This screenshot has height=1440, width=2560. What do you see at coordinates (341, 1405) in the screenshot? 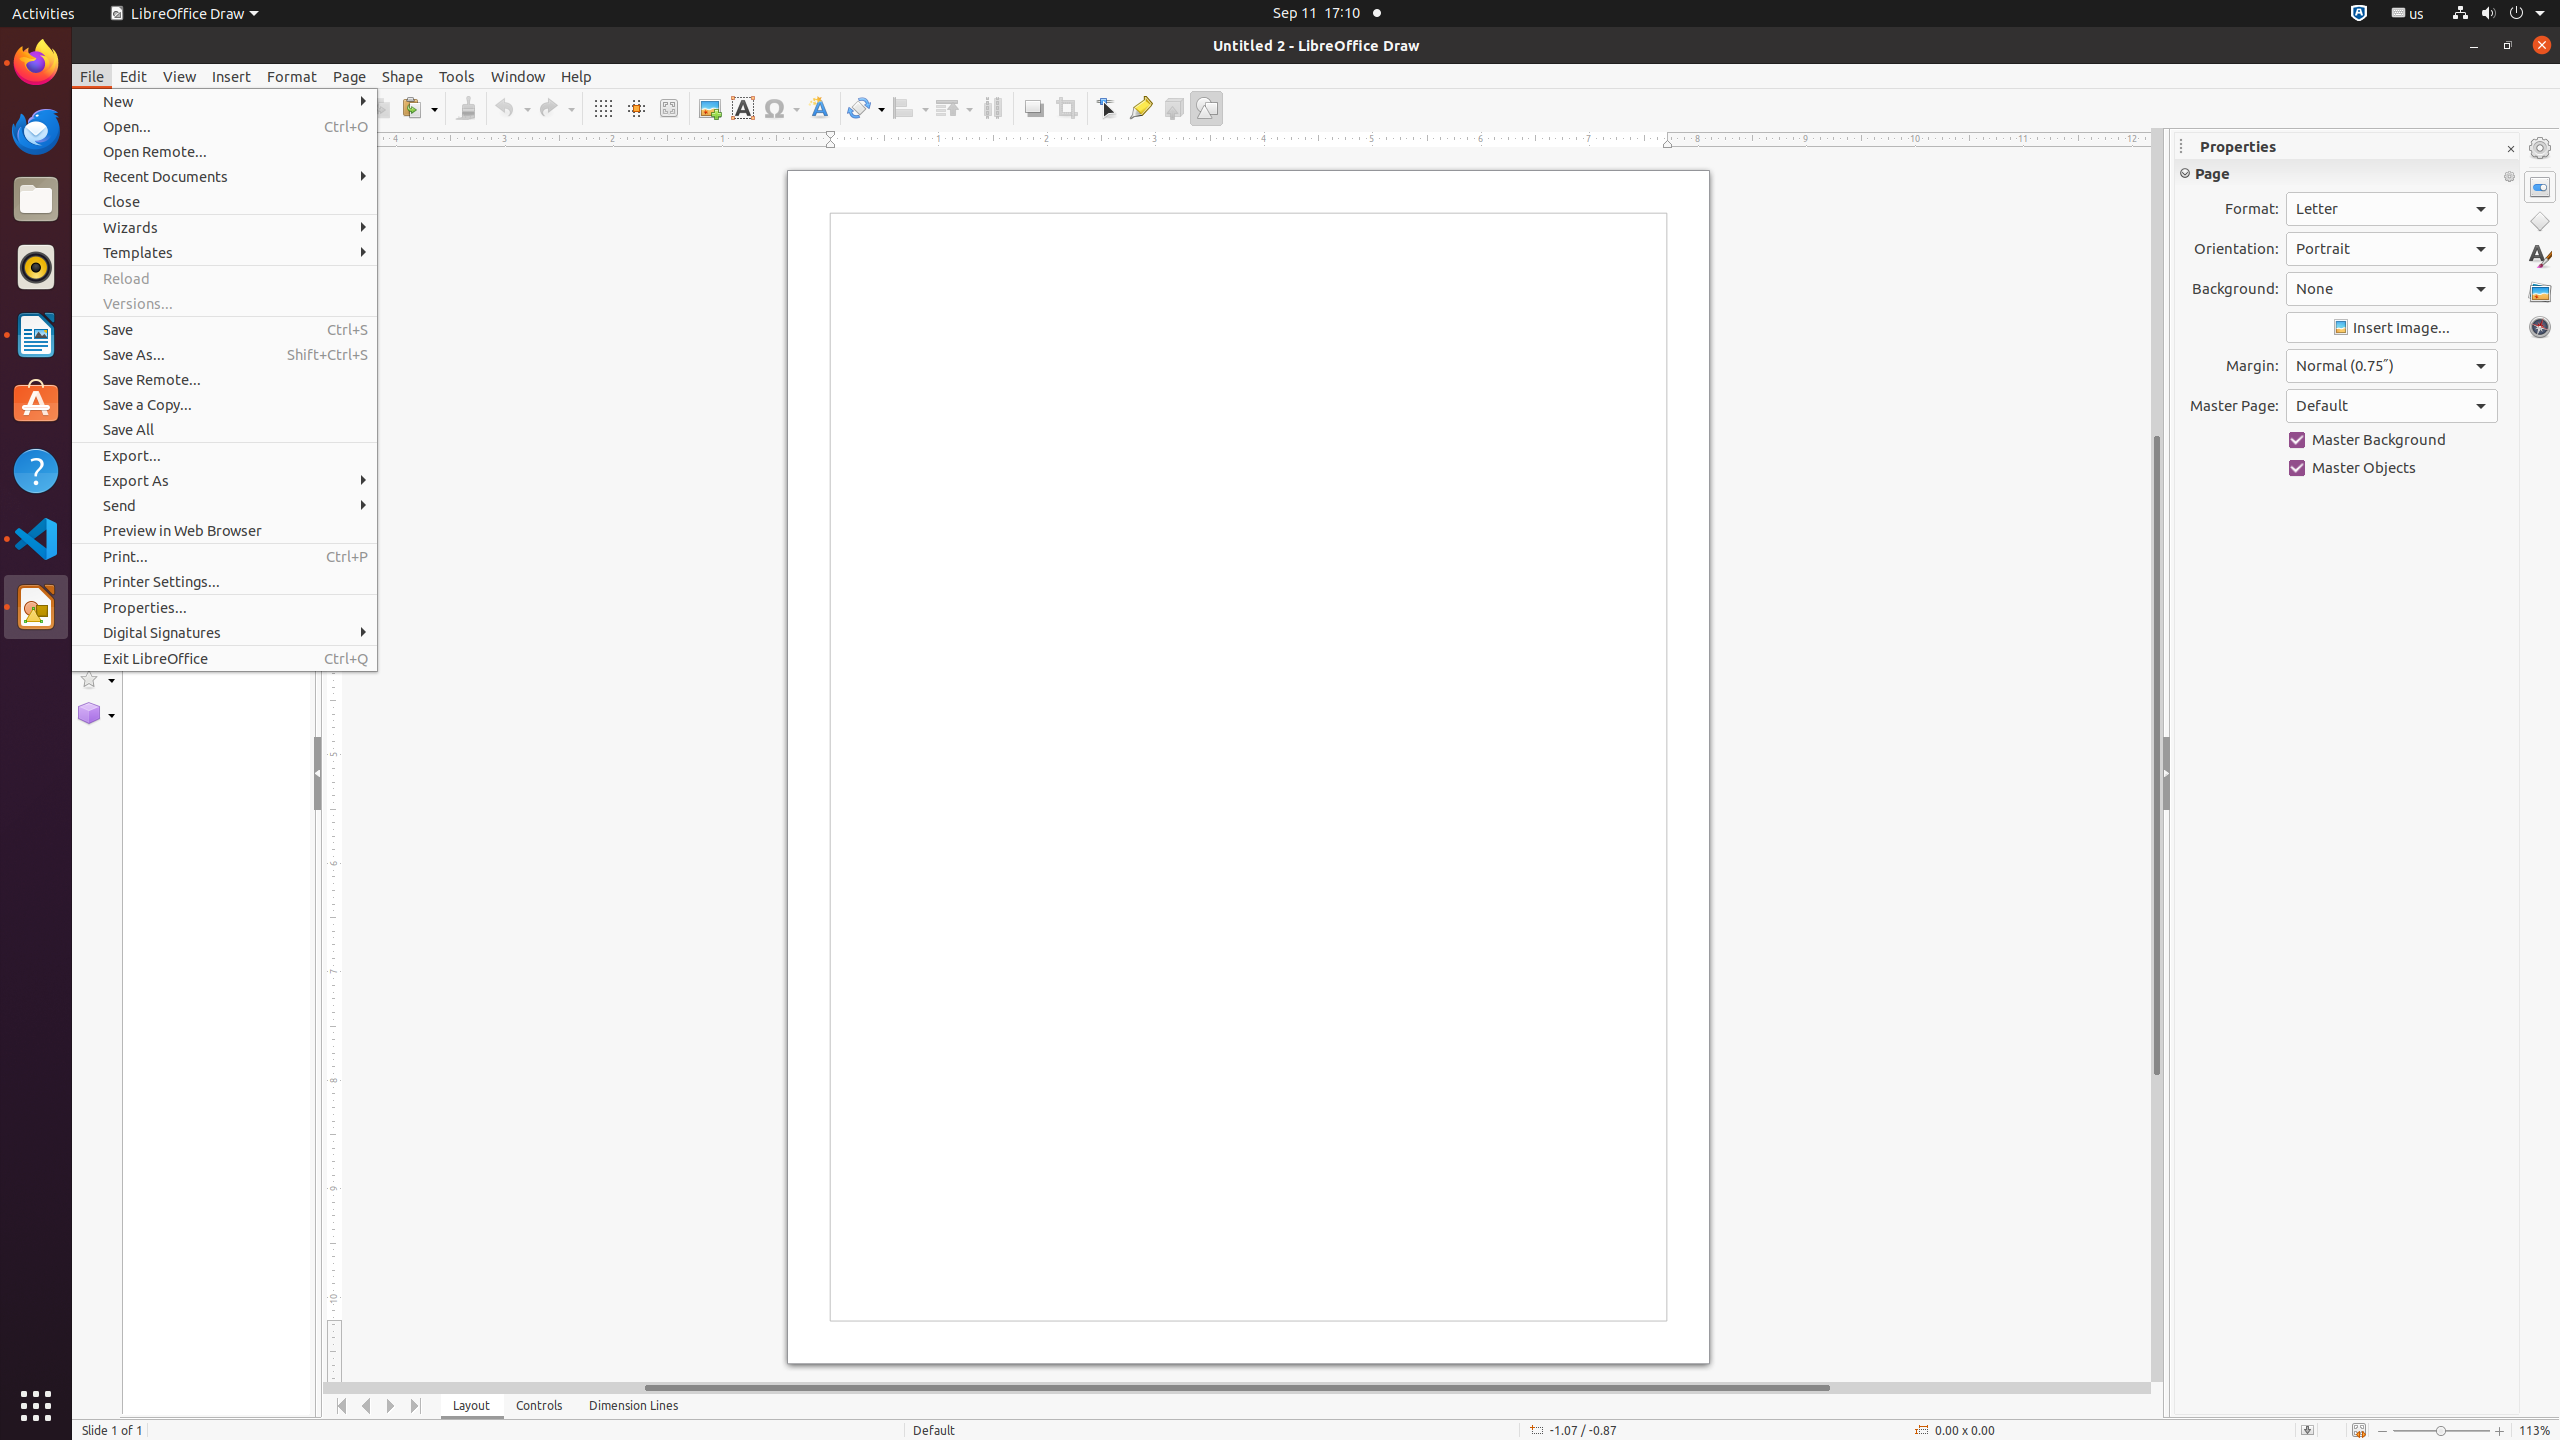
I see `'Move To Home'` at bounding box center [341, 1405].